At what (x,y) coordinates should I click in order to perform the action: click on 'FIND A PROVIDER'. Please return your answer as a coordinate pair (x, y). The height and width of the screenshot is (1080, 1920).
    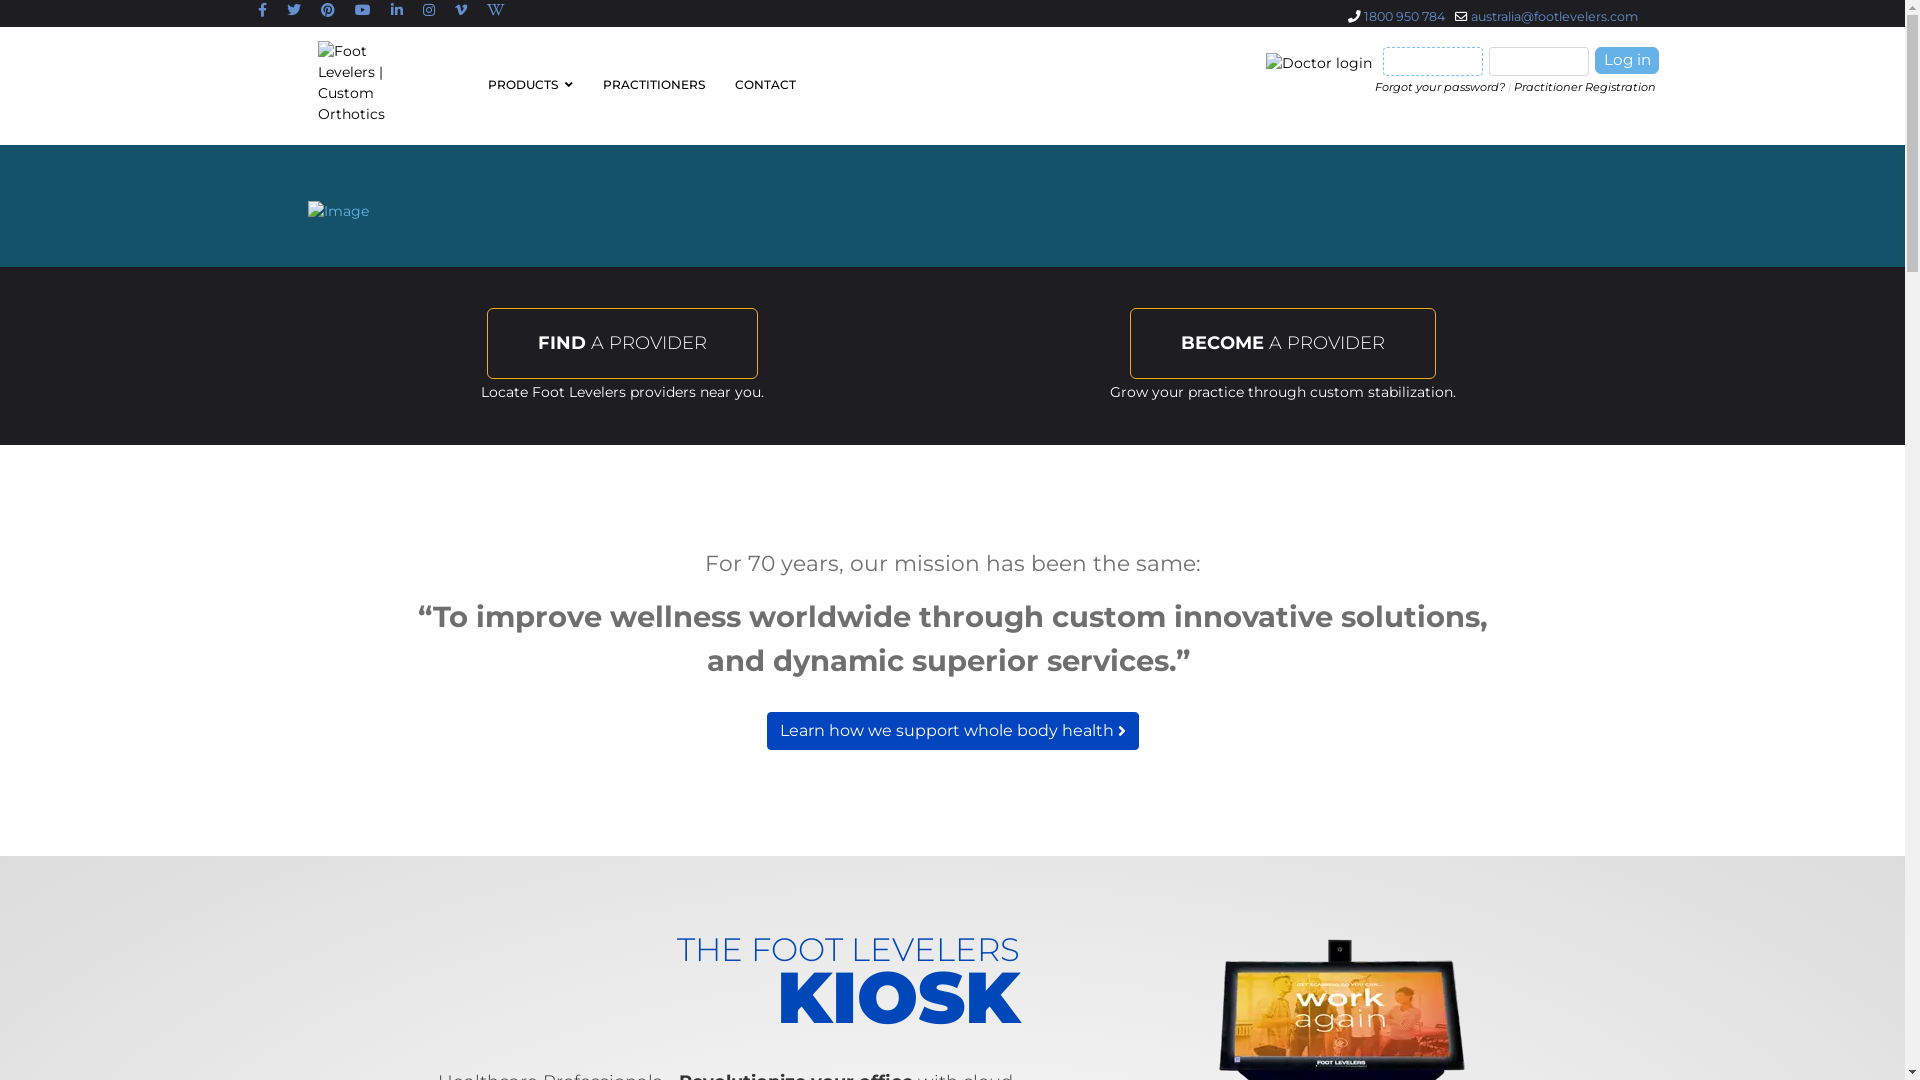
    Looking at the image, I should click on (621, 342).